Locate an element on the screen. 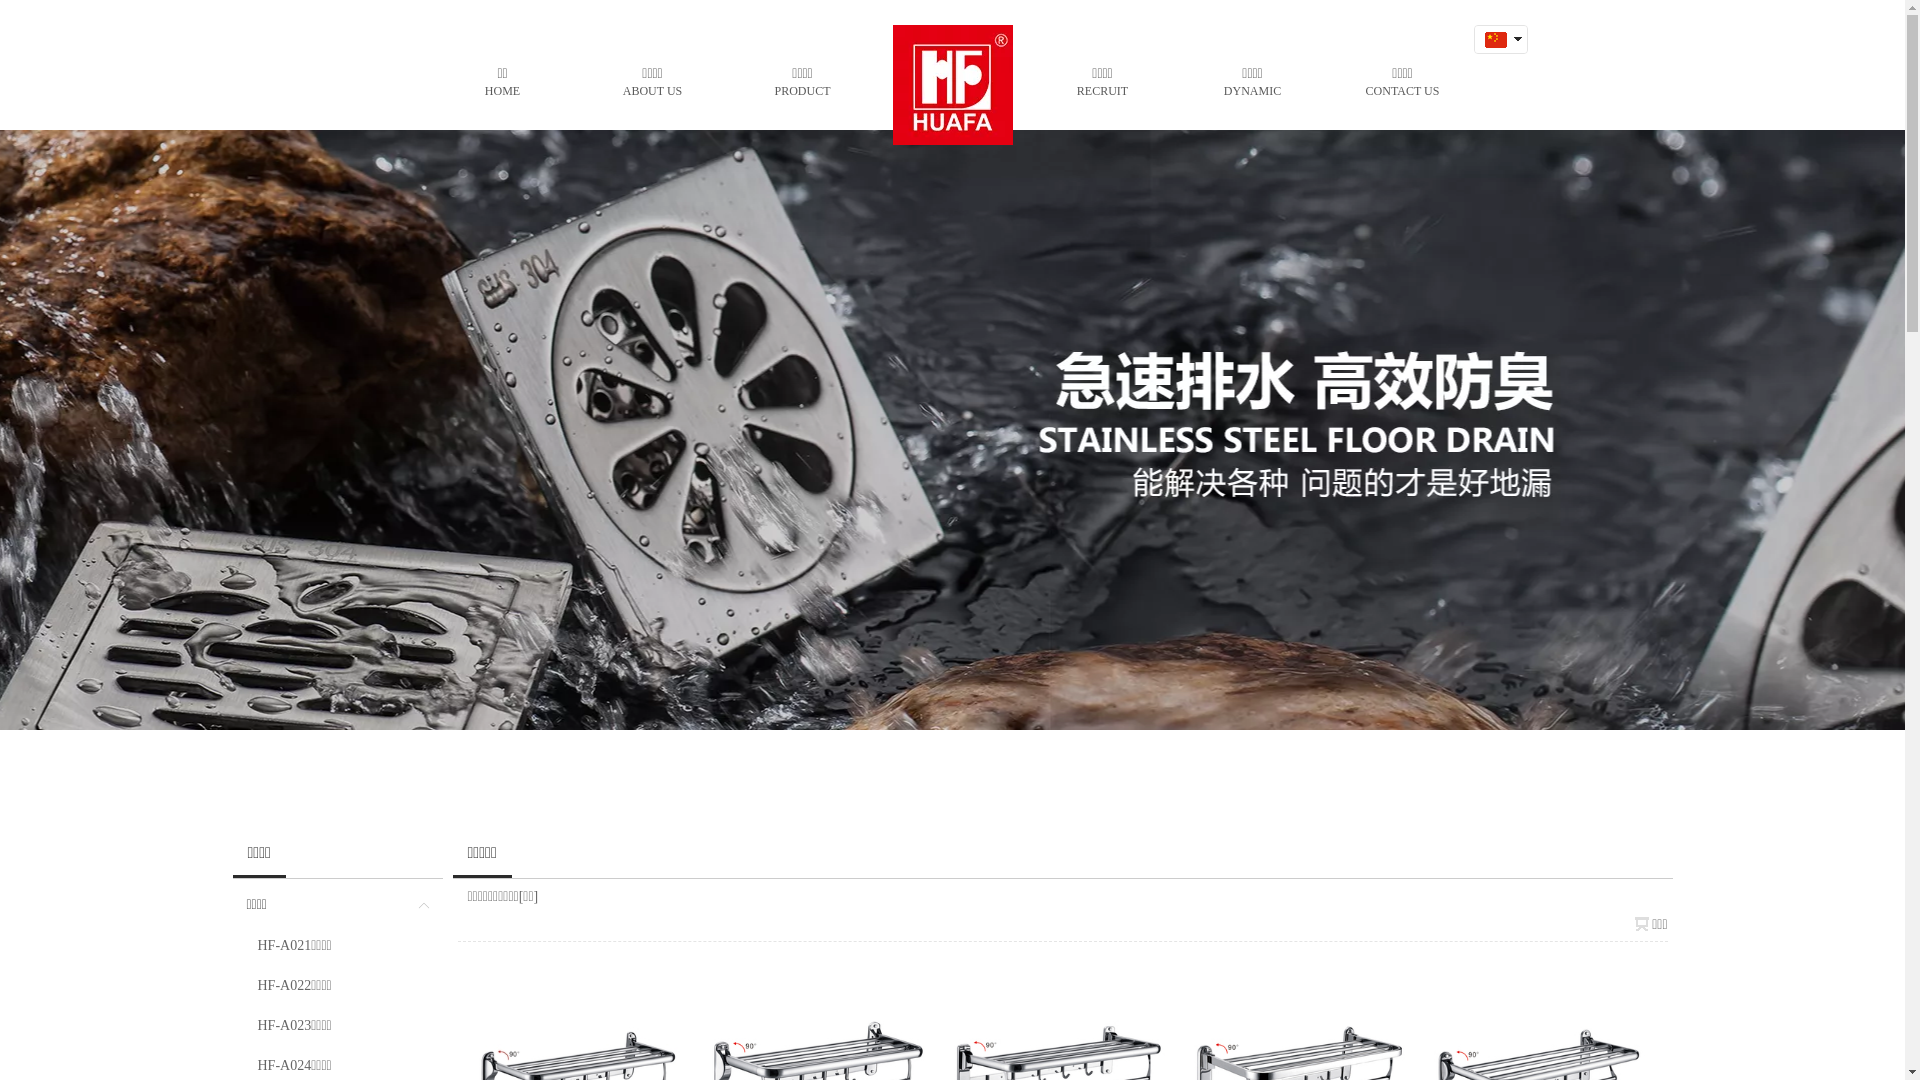  ' ' is located at coordinates (1494, 39).